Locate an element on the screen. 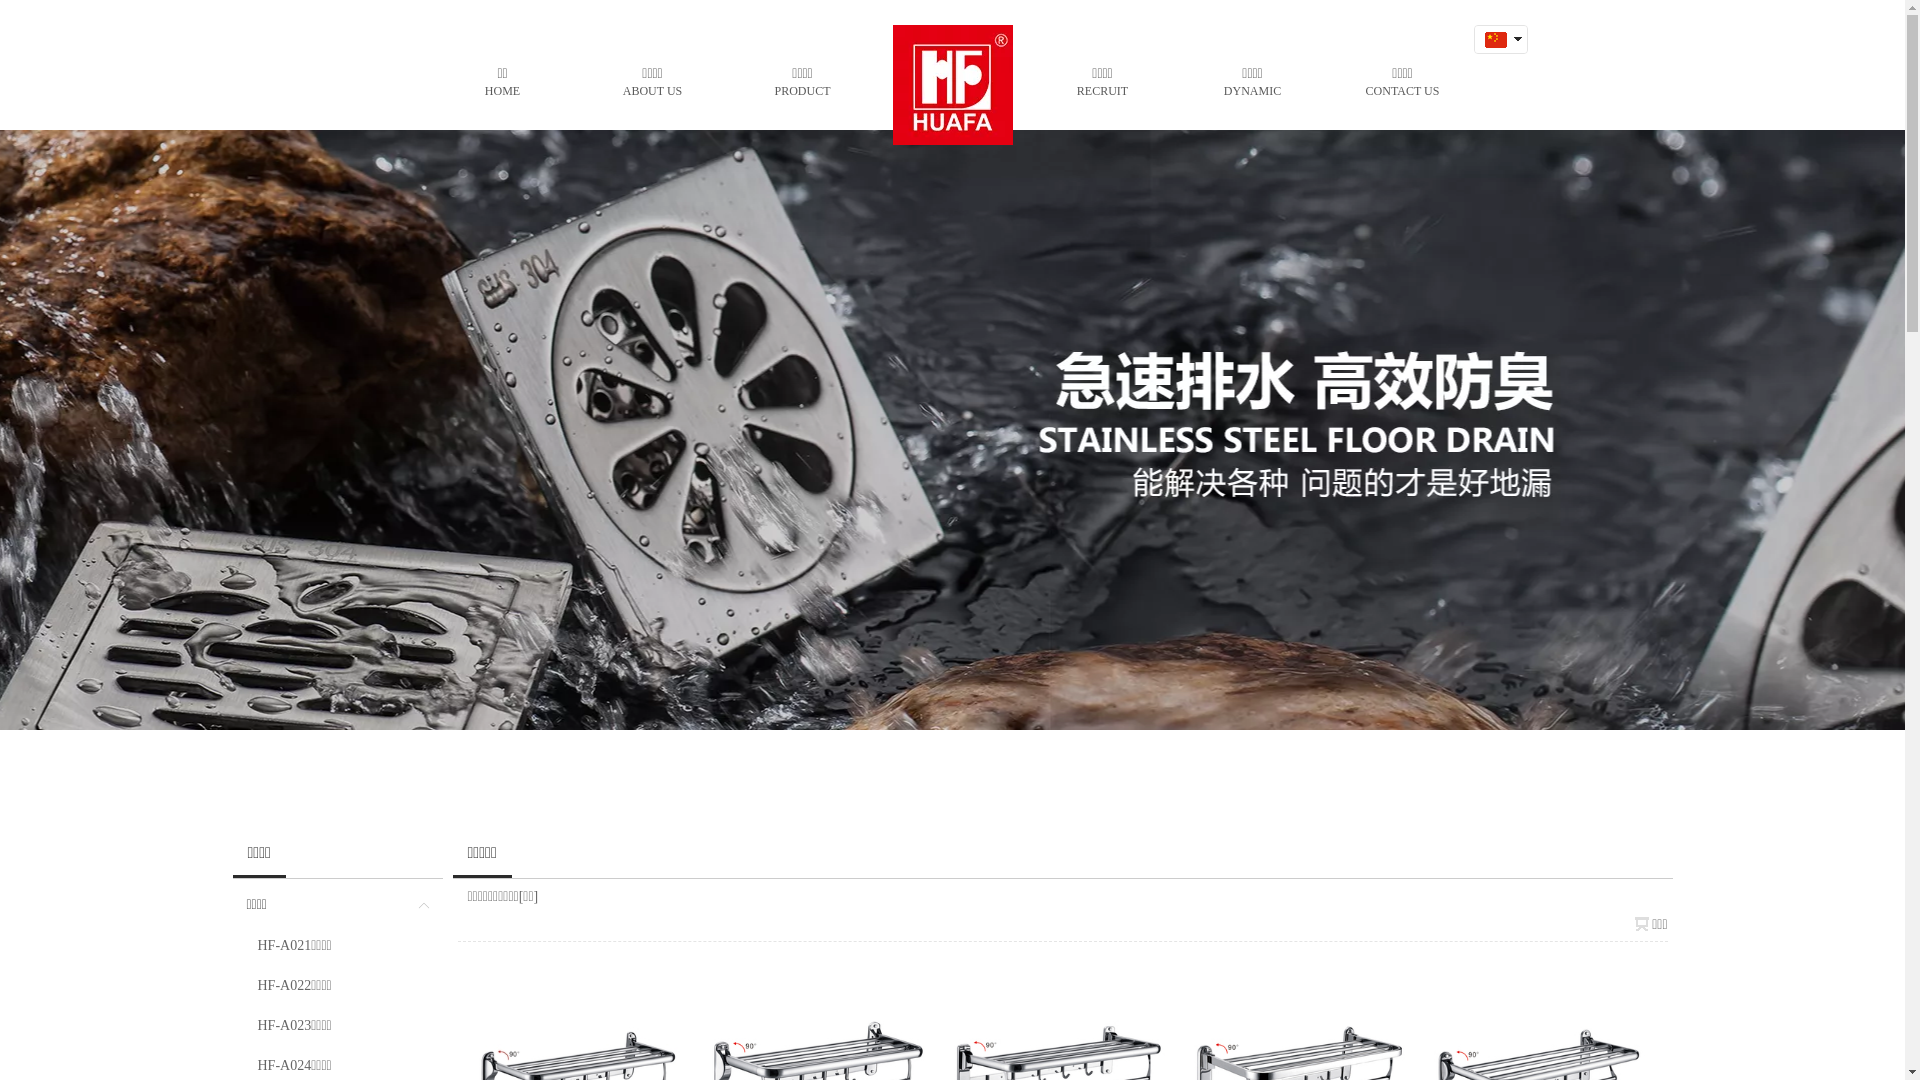  ' ' is located at coordinates (1494, 39).